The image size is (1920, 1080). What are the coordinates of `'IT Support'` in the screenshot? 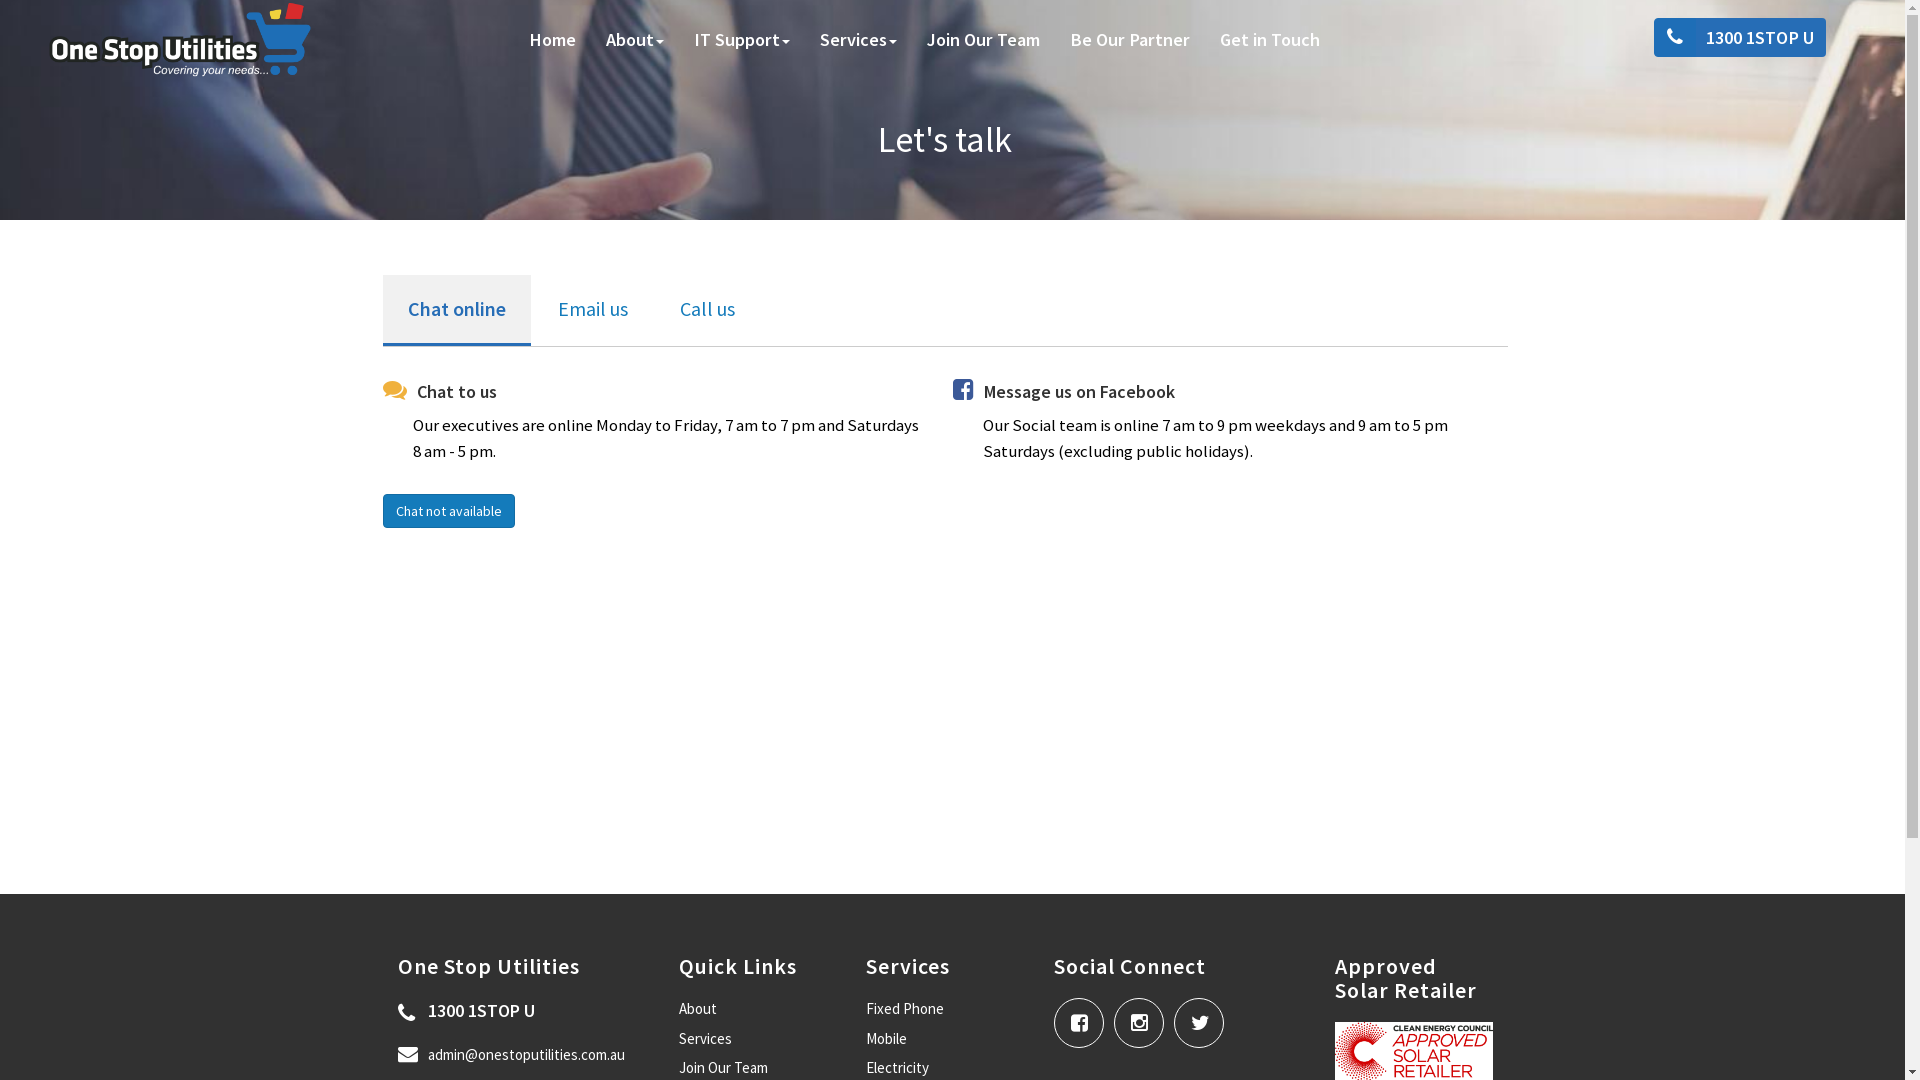 It's located at (741, 39).